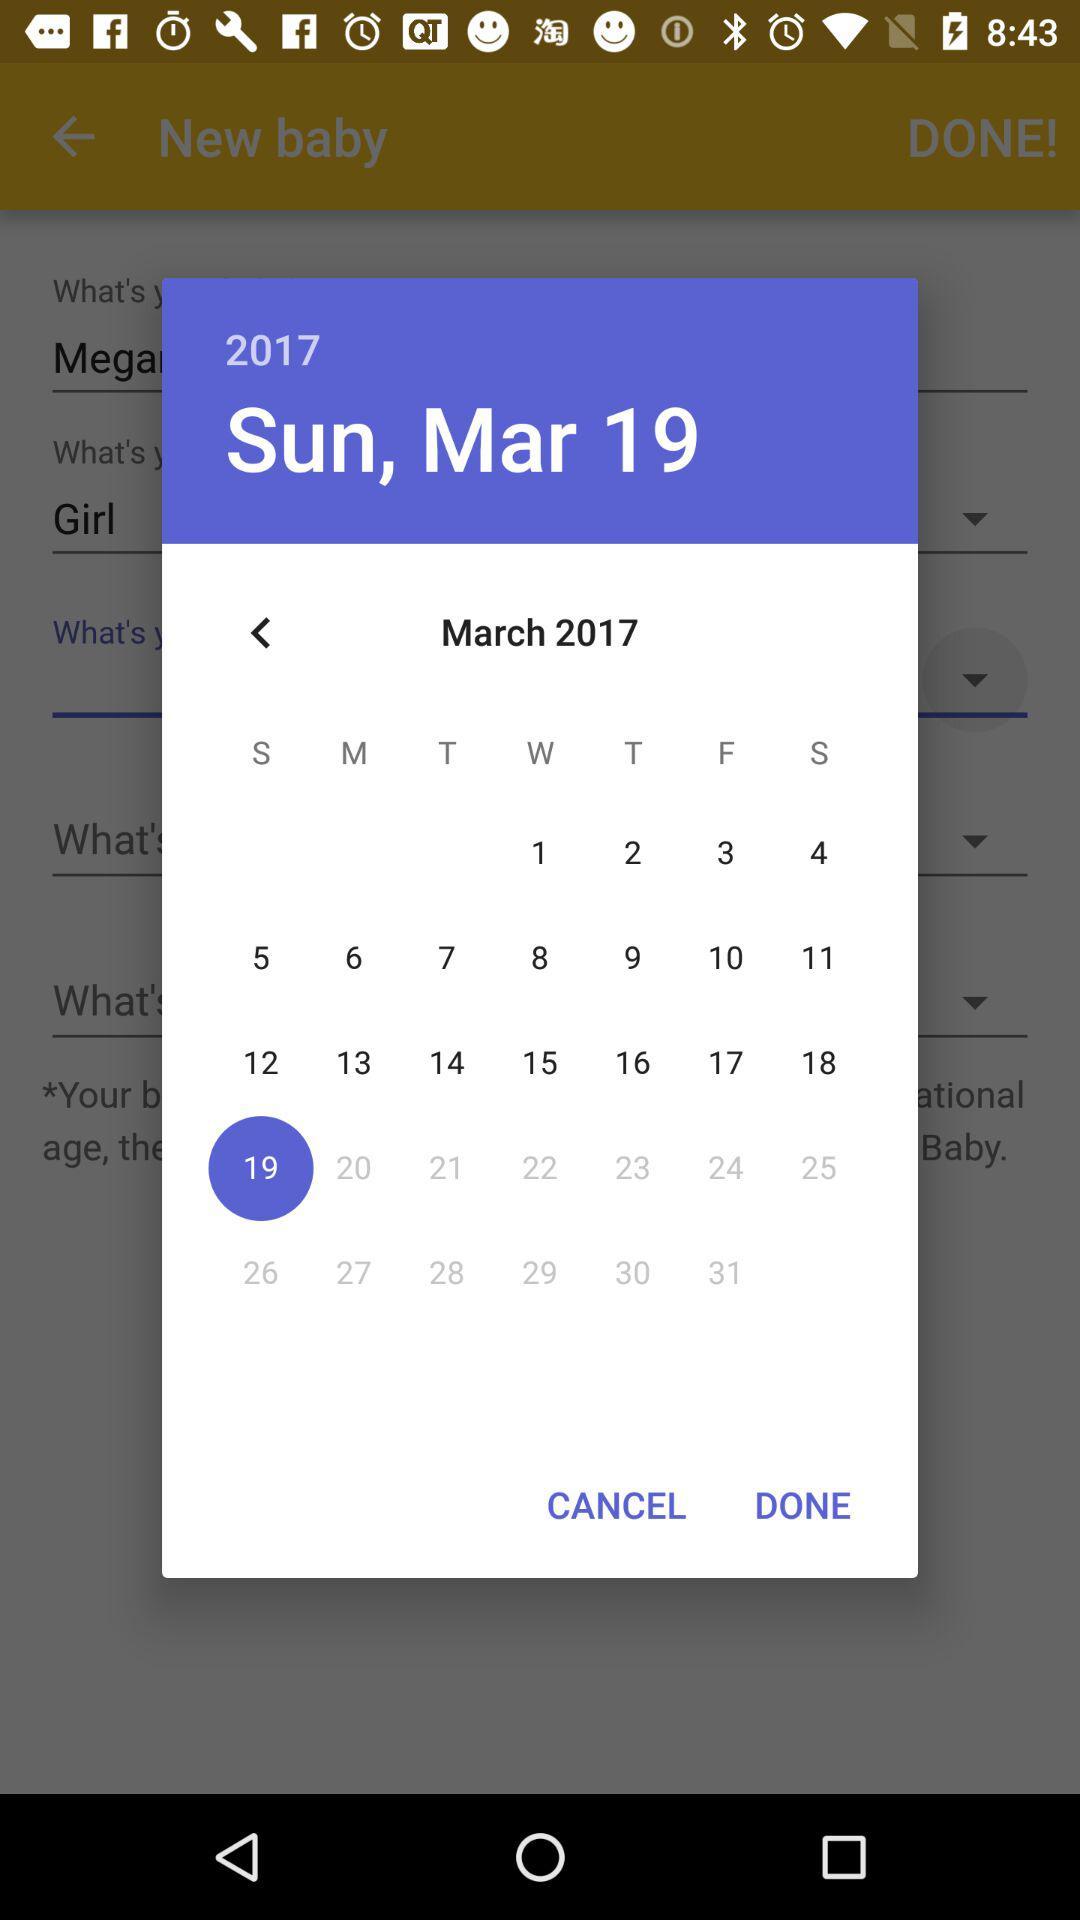  Describe the element at coordinates (463, 435) in the screenshot. I see `icon below 2017 item` at that location.